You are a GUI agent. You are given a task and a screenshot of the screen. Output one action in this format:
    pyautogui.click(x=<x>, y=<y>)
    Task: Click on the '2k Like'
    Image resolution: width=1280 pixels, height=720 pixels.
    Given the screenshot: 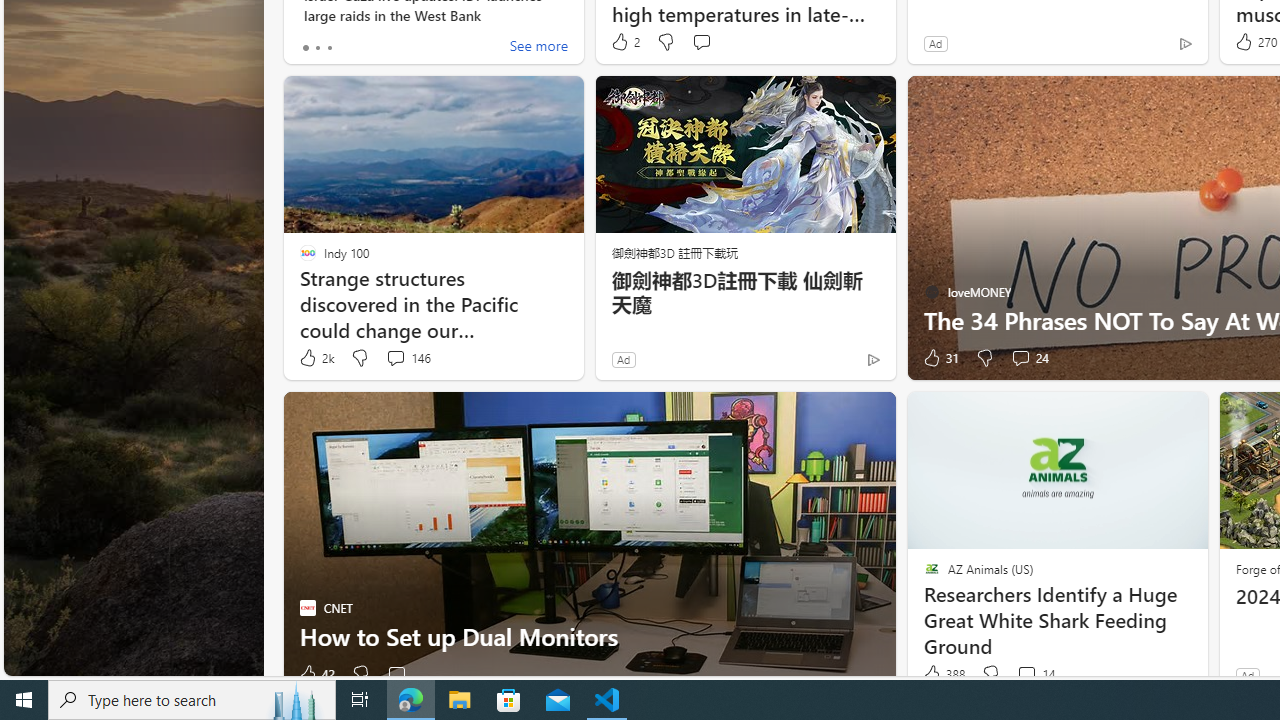 What is the action you would take?
    pyautogui.click(x=314, y=357)
    